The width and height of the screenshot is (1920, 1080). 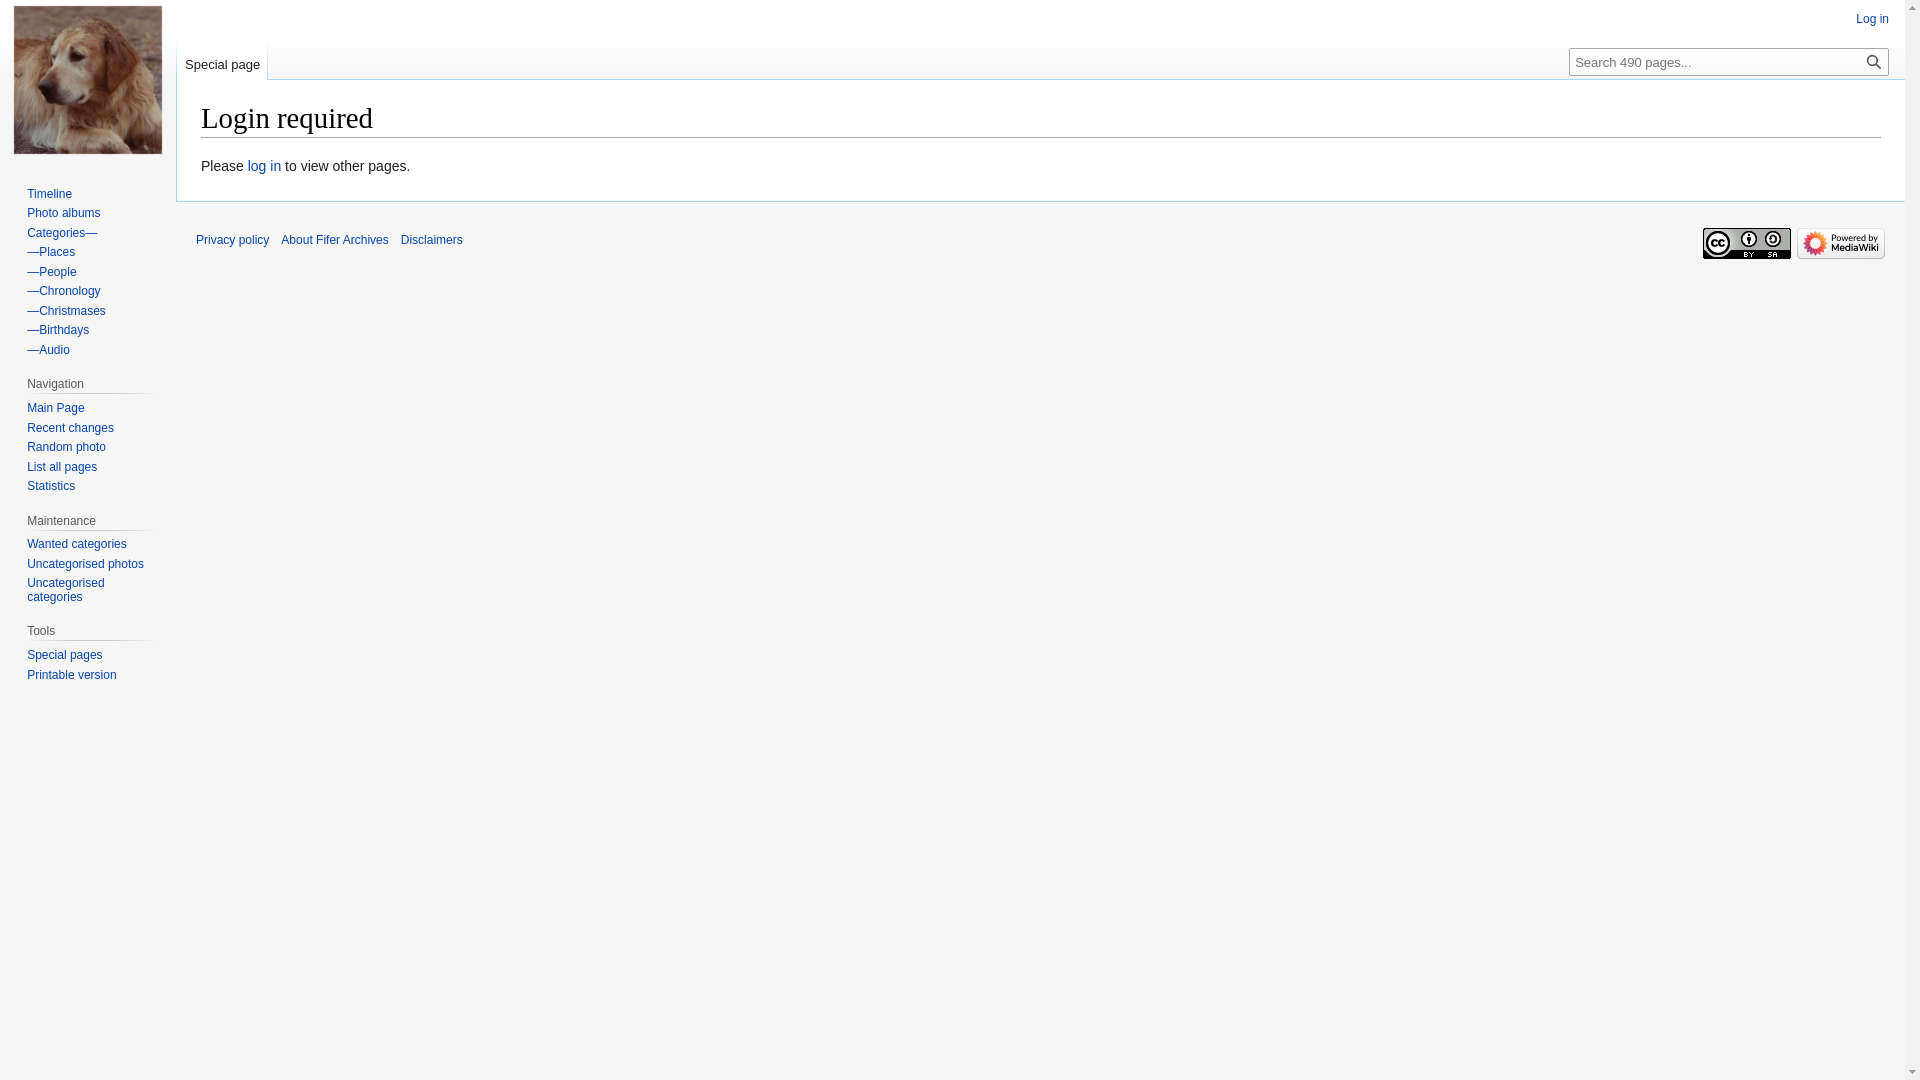 I want to click on 'Privacy policy', so click(x=232, y=238).